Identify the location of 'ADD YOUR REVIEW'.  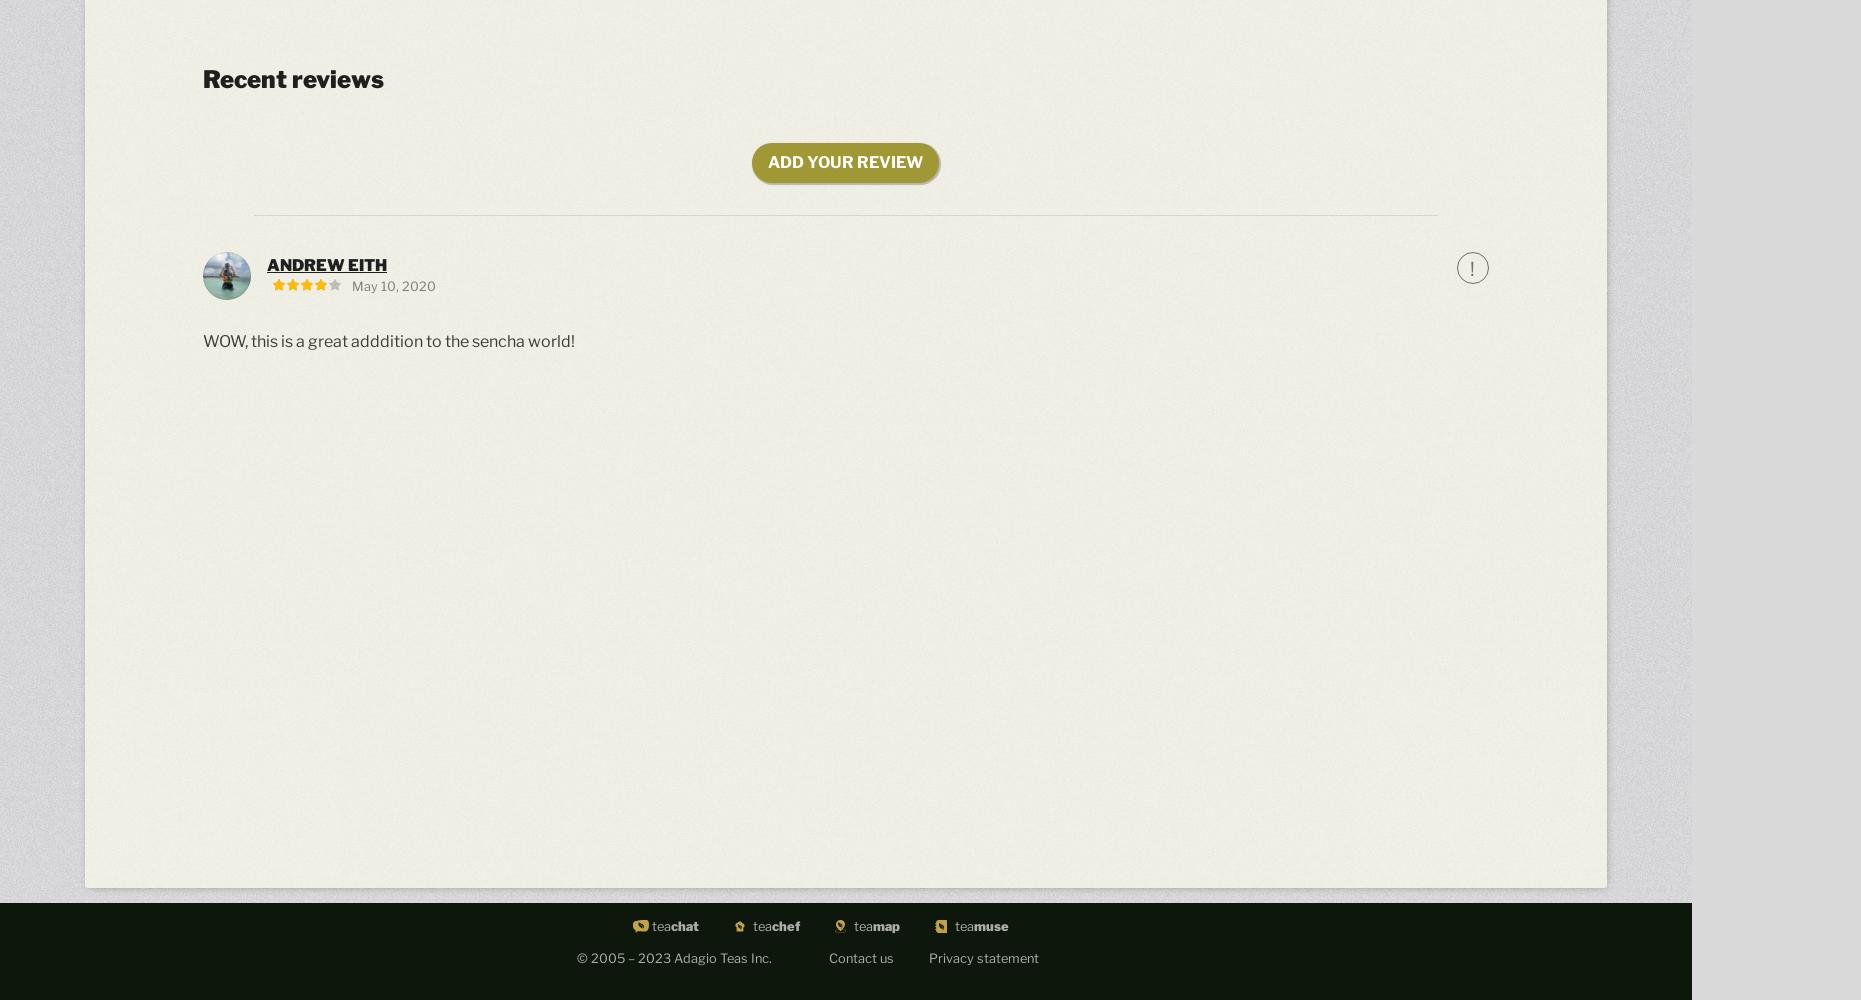
(845, 162).